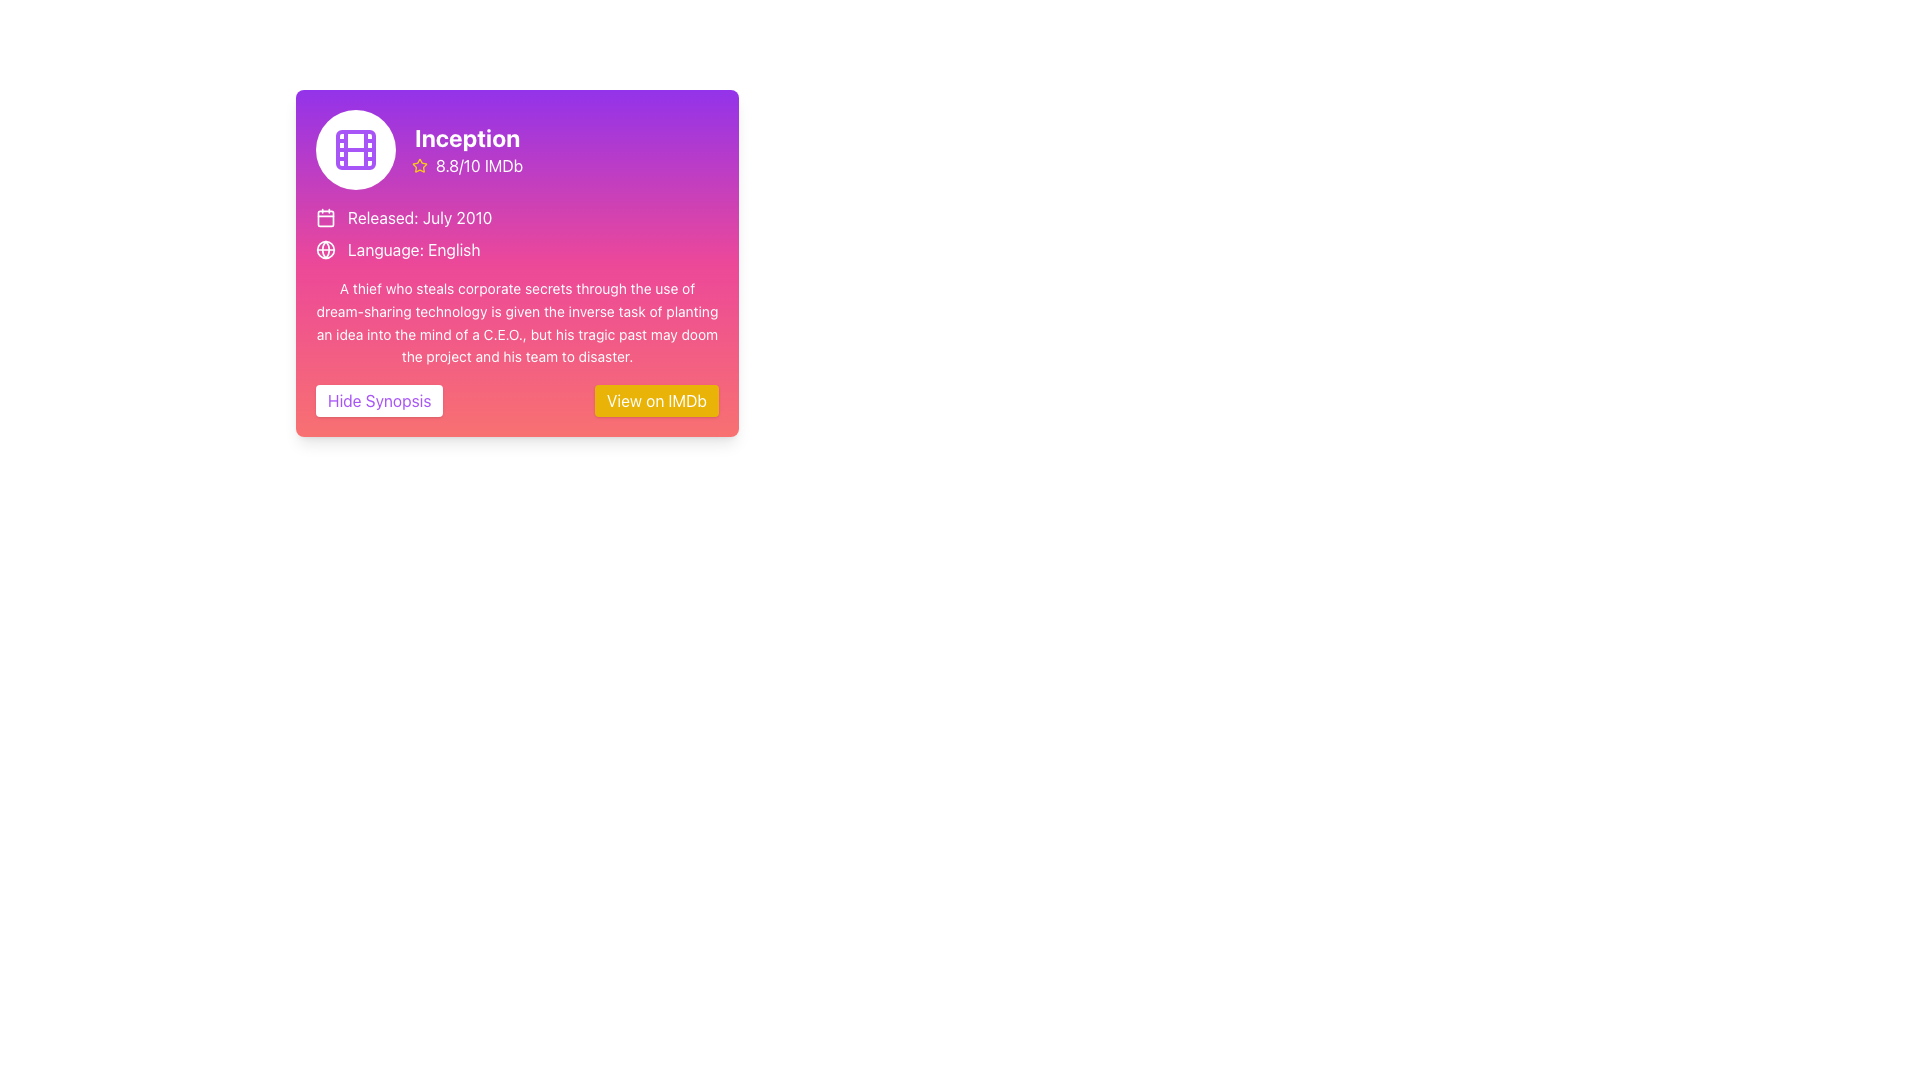  Describe the element at coordinates (466, 164) in the screenshot. I see `the rating information element displaying '8.8/10 IMDb' with a yellow star icon adjacent to it, located below the title 'Inception'` at that location.